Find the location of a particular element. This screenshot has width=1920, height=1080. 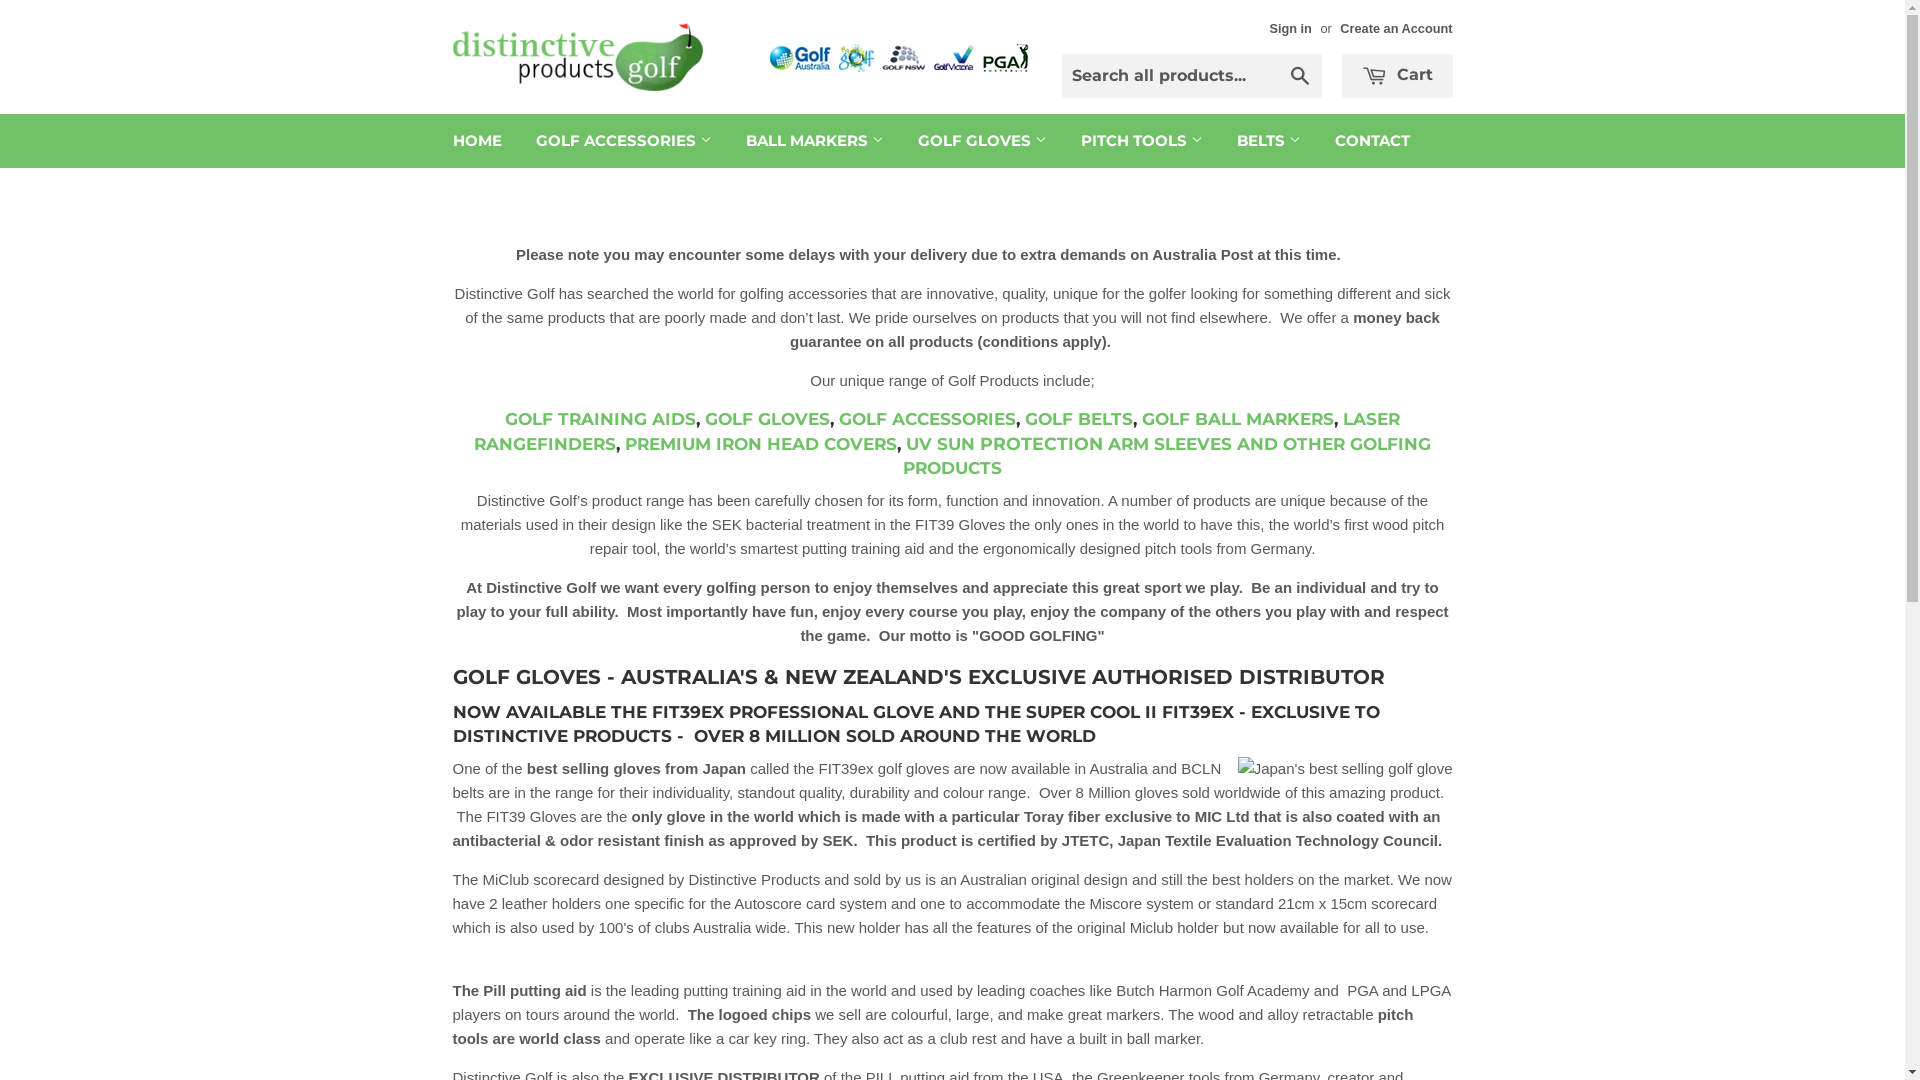

'PREMIUM IRON HEAD COVERS' is located at coordinates (760, 442).